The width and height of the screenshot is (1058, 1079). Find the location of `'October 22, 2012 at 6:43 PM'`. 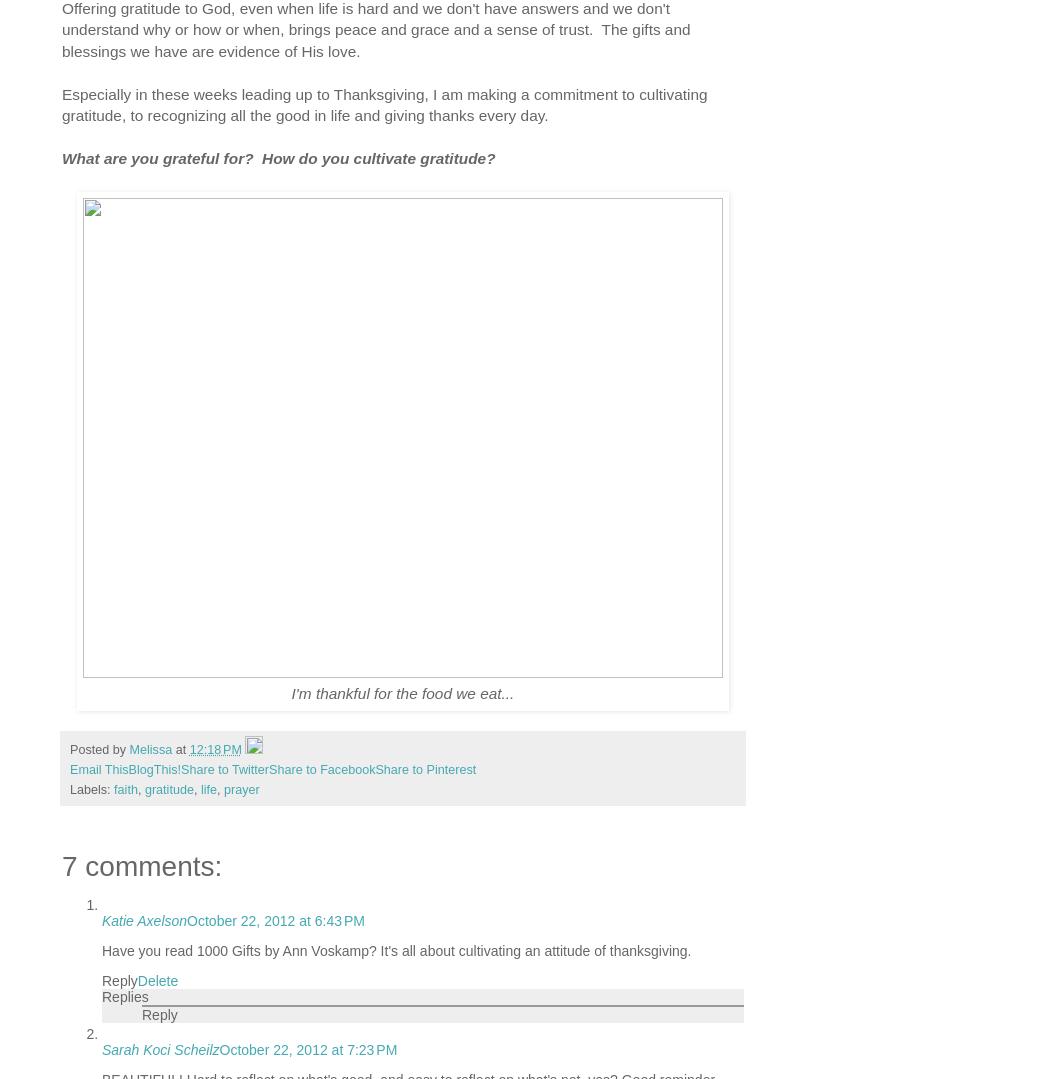

'October 22, 2012 at 6:43 PM' is located at coordinates (274, 921).